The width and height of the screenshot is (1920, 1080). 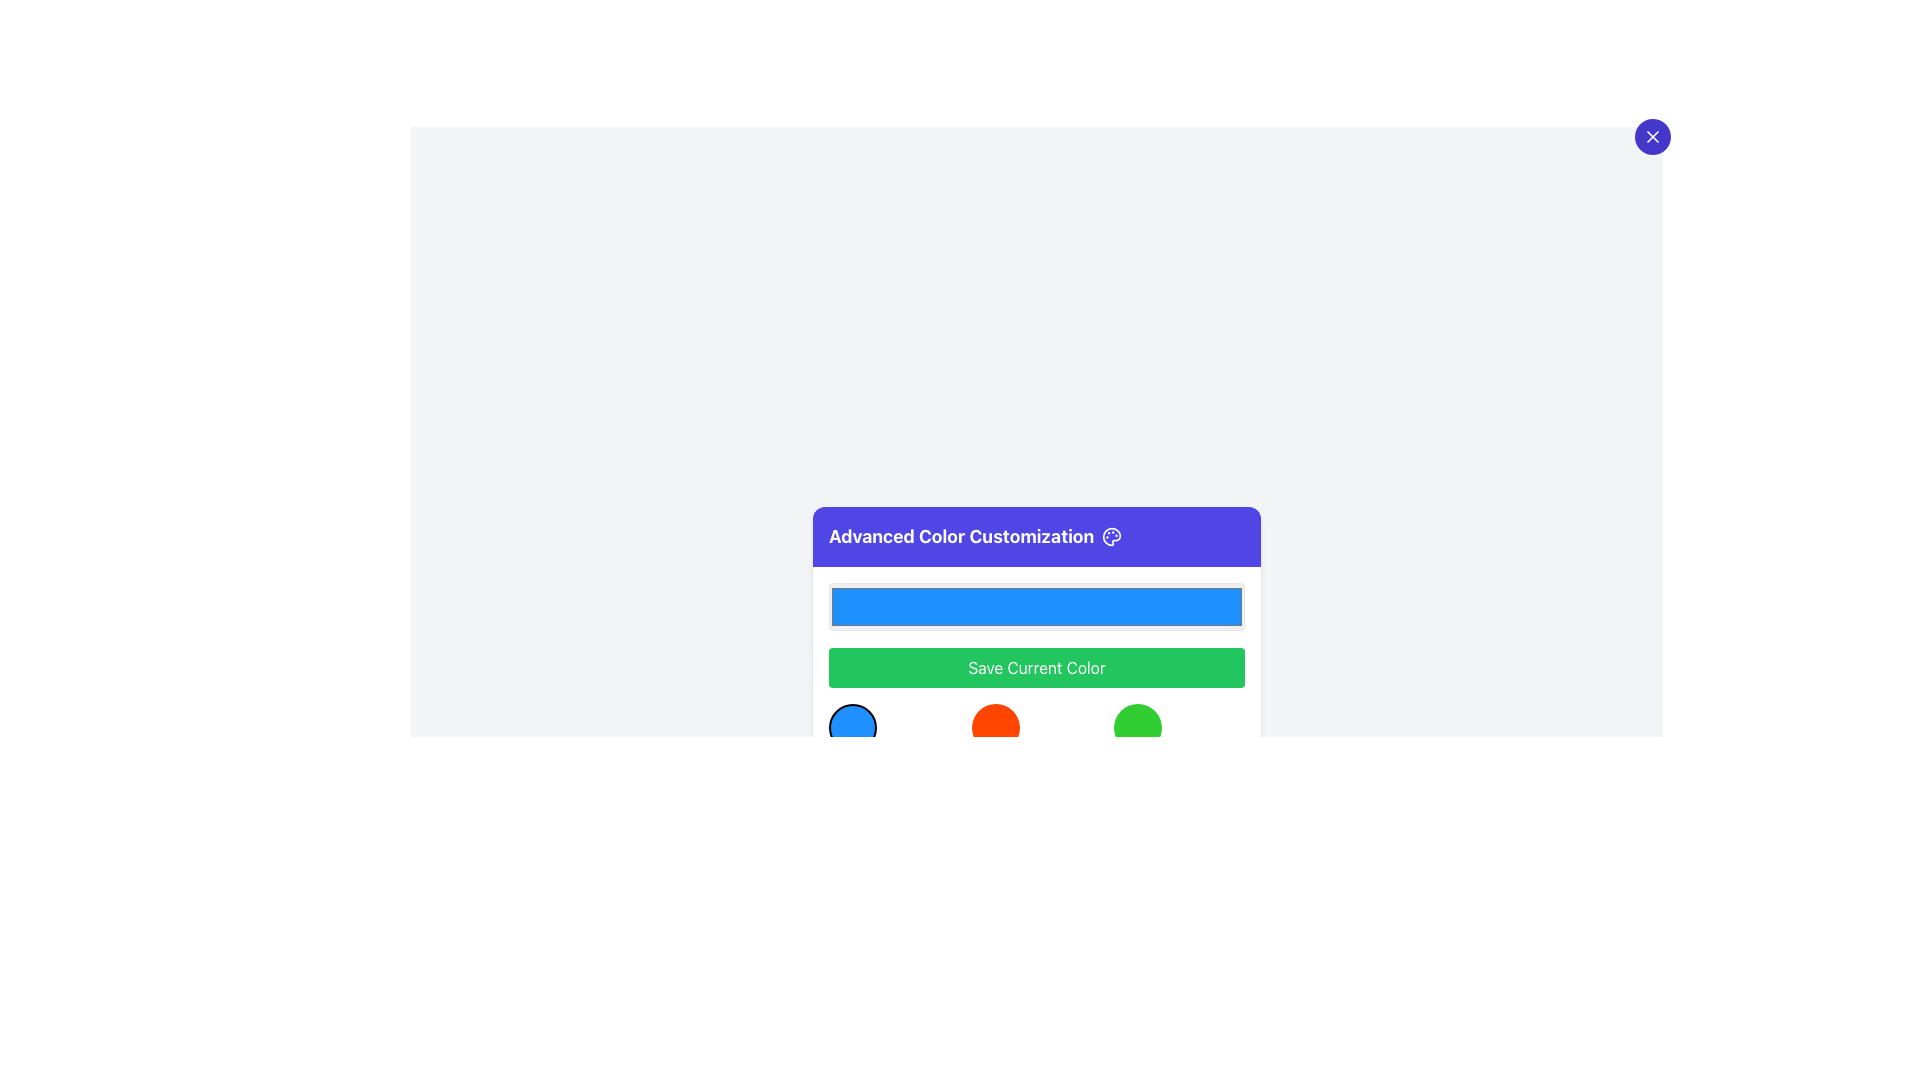 What do you see at coordinates (1138, 727) in the screenshot?
I see `the third circular color indicator in the grid layout` at bounding box center [1138, 727].